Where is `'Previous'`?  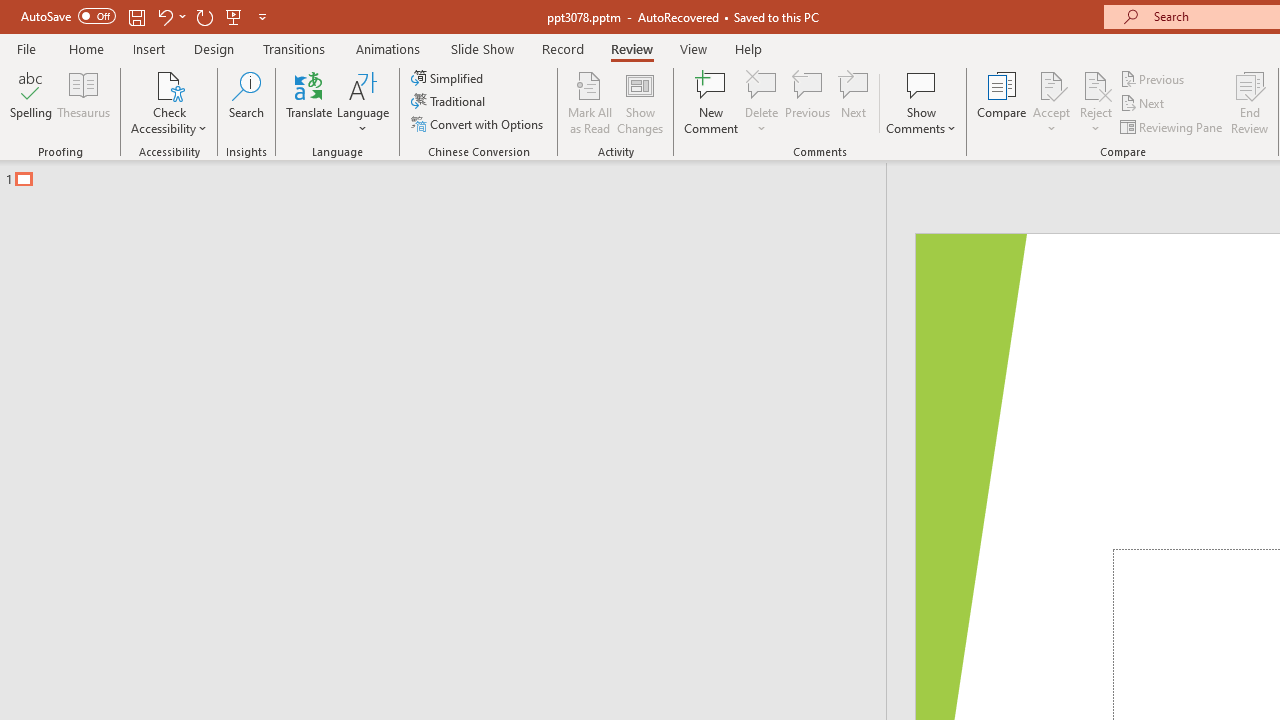
'Previous' is located at coordinates (1153, 78).